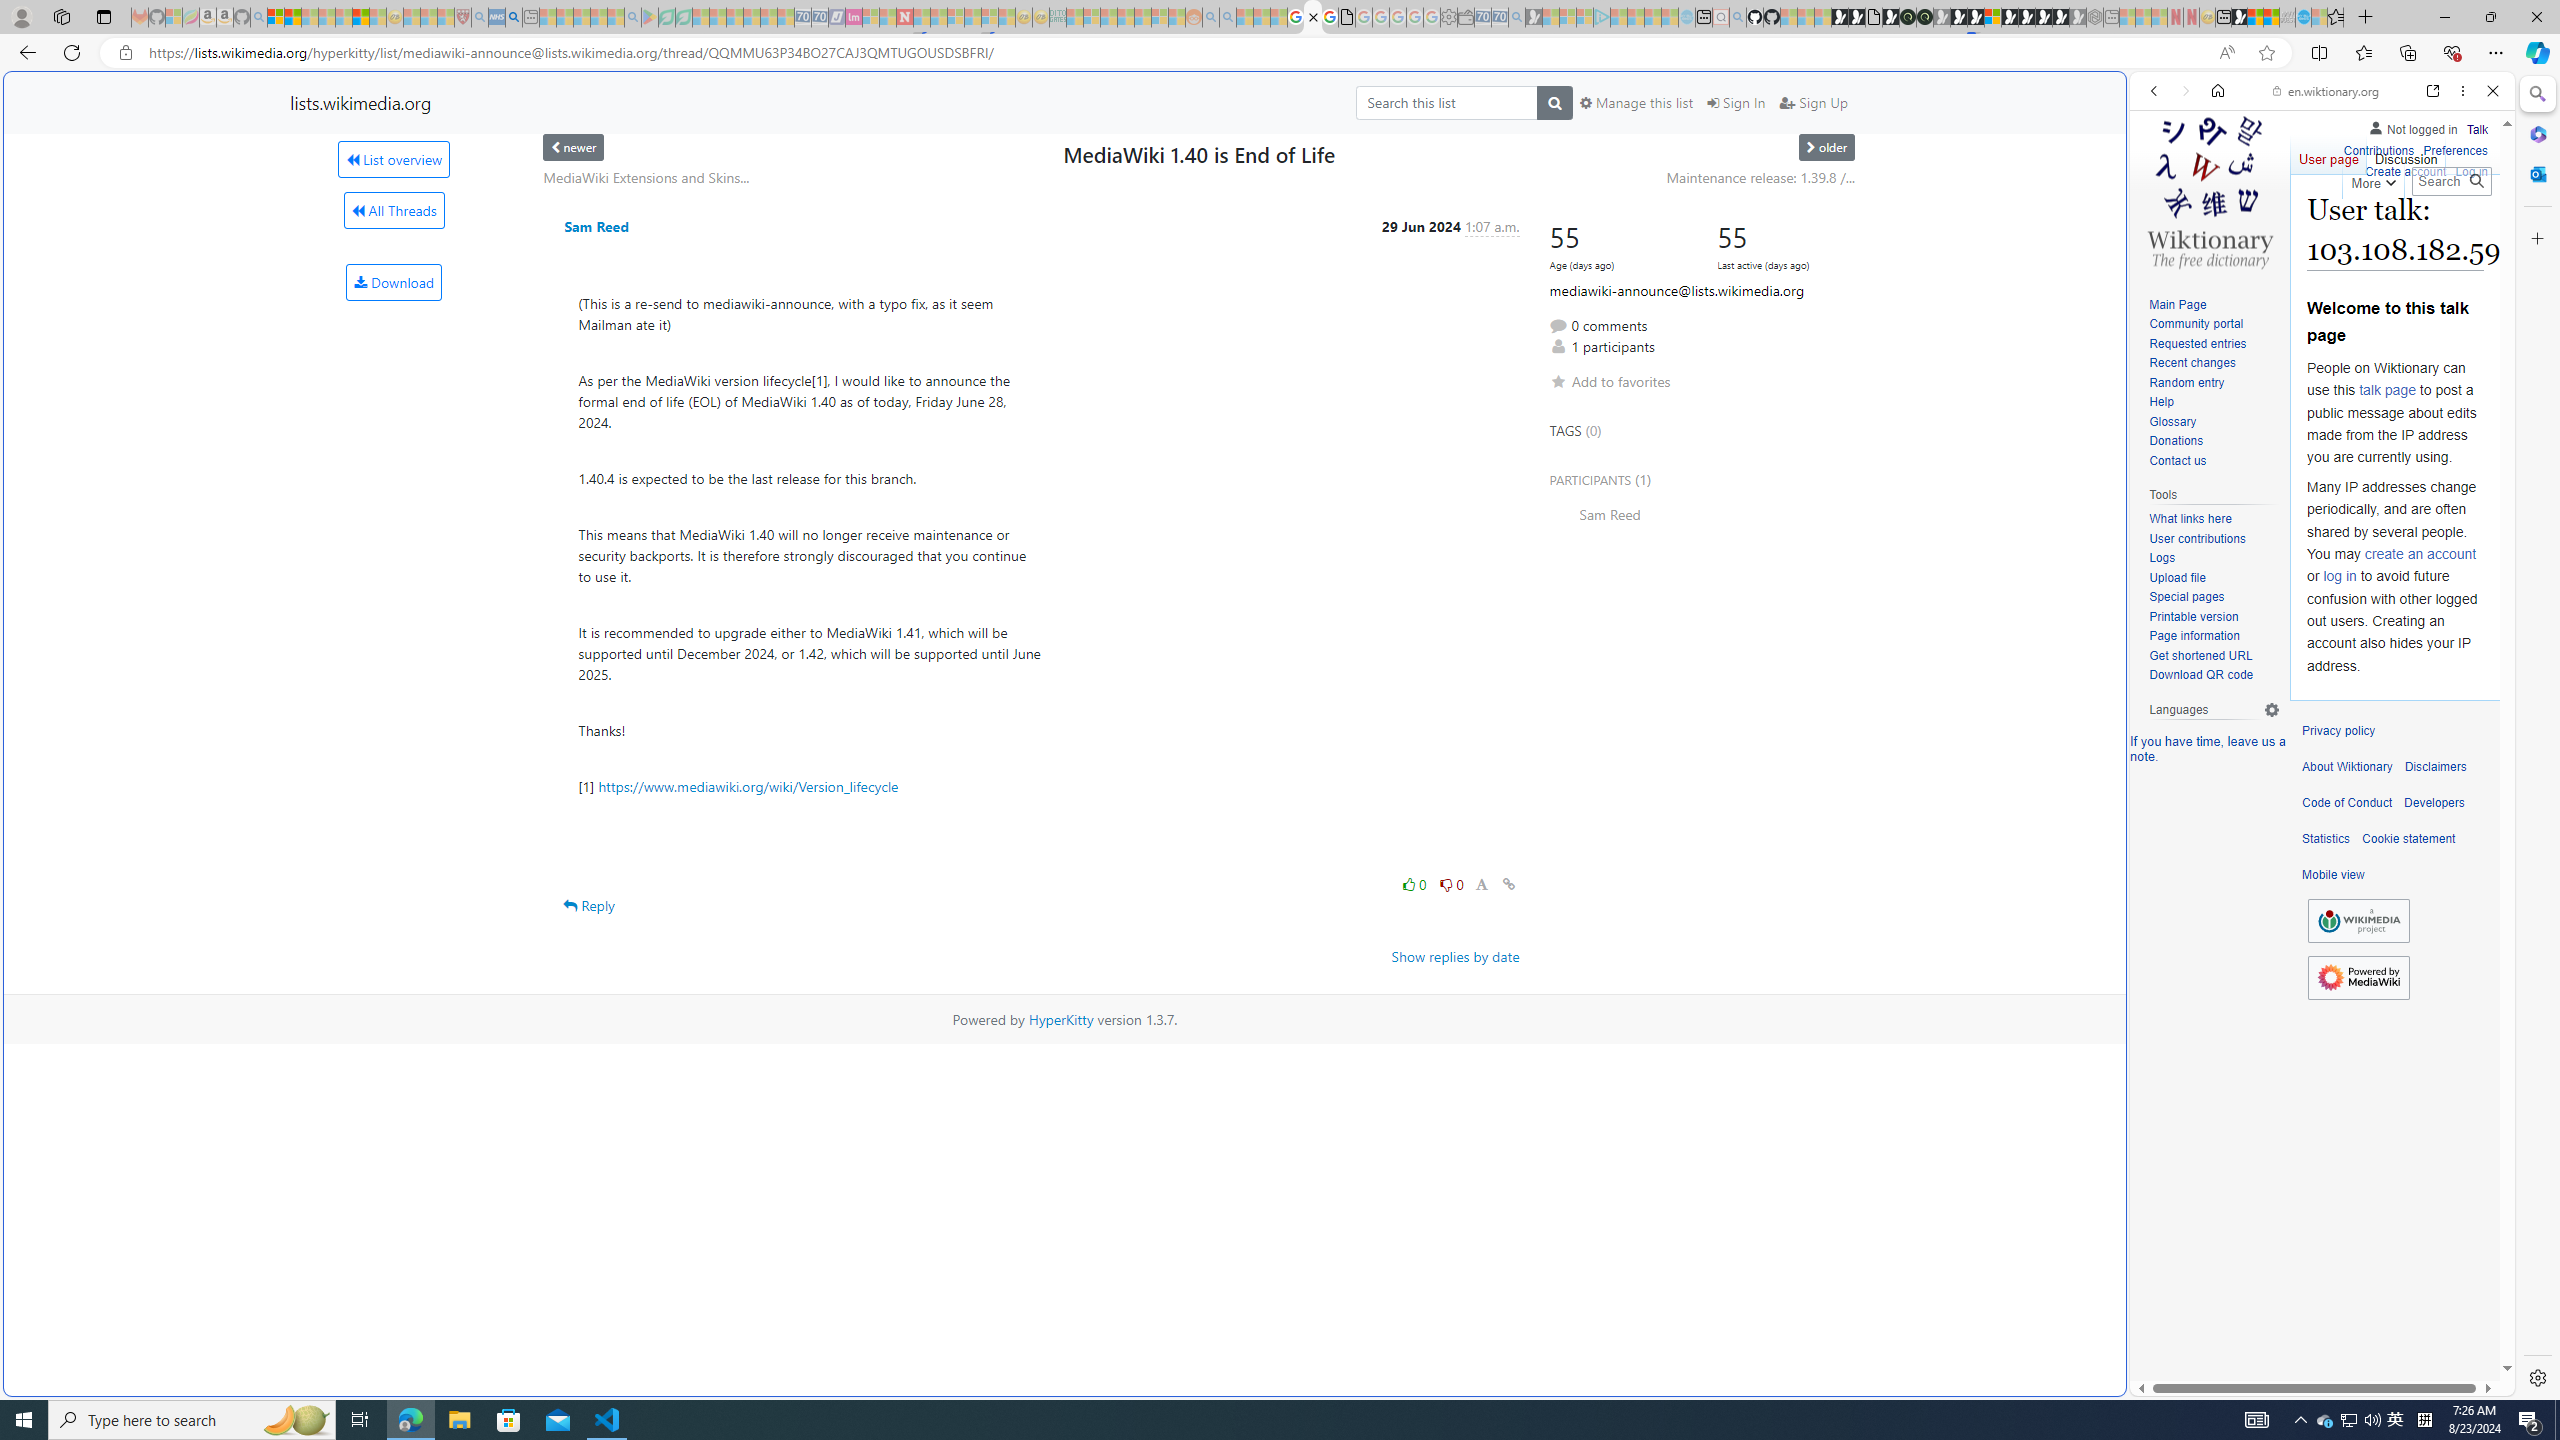 This screenshot has width=2560, height=1440. I want to click on 'Visit the main page', so click(2209, 189).